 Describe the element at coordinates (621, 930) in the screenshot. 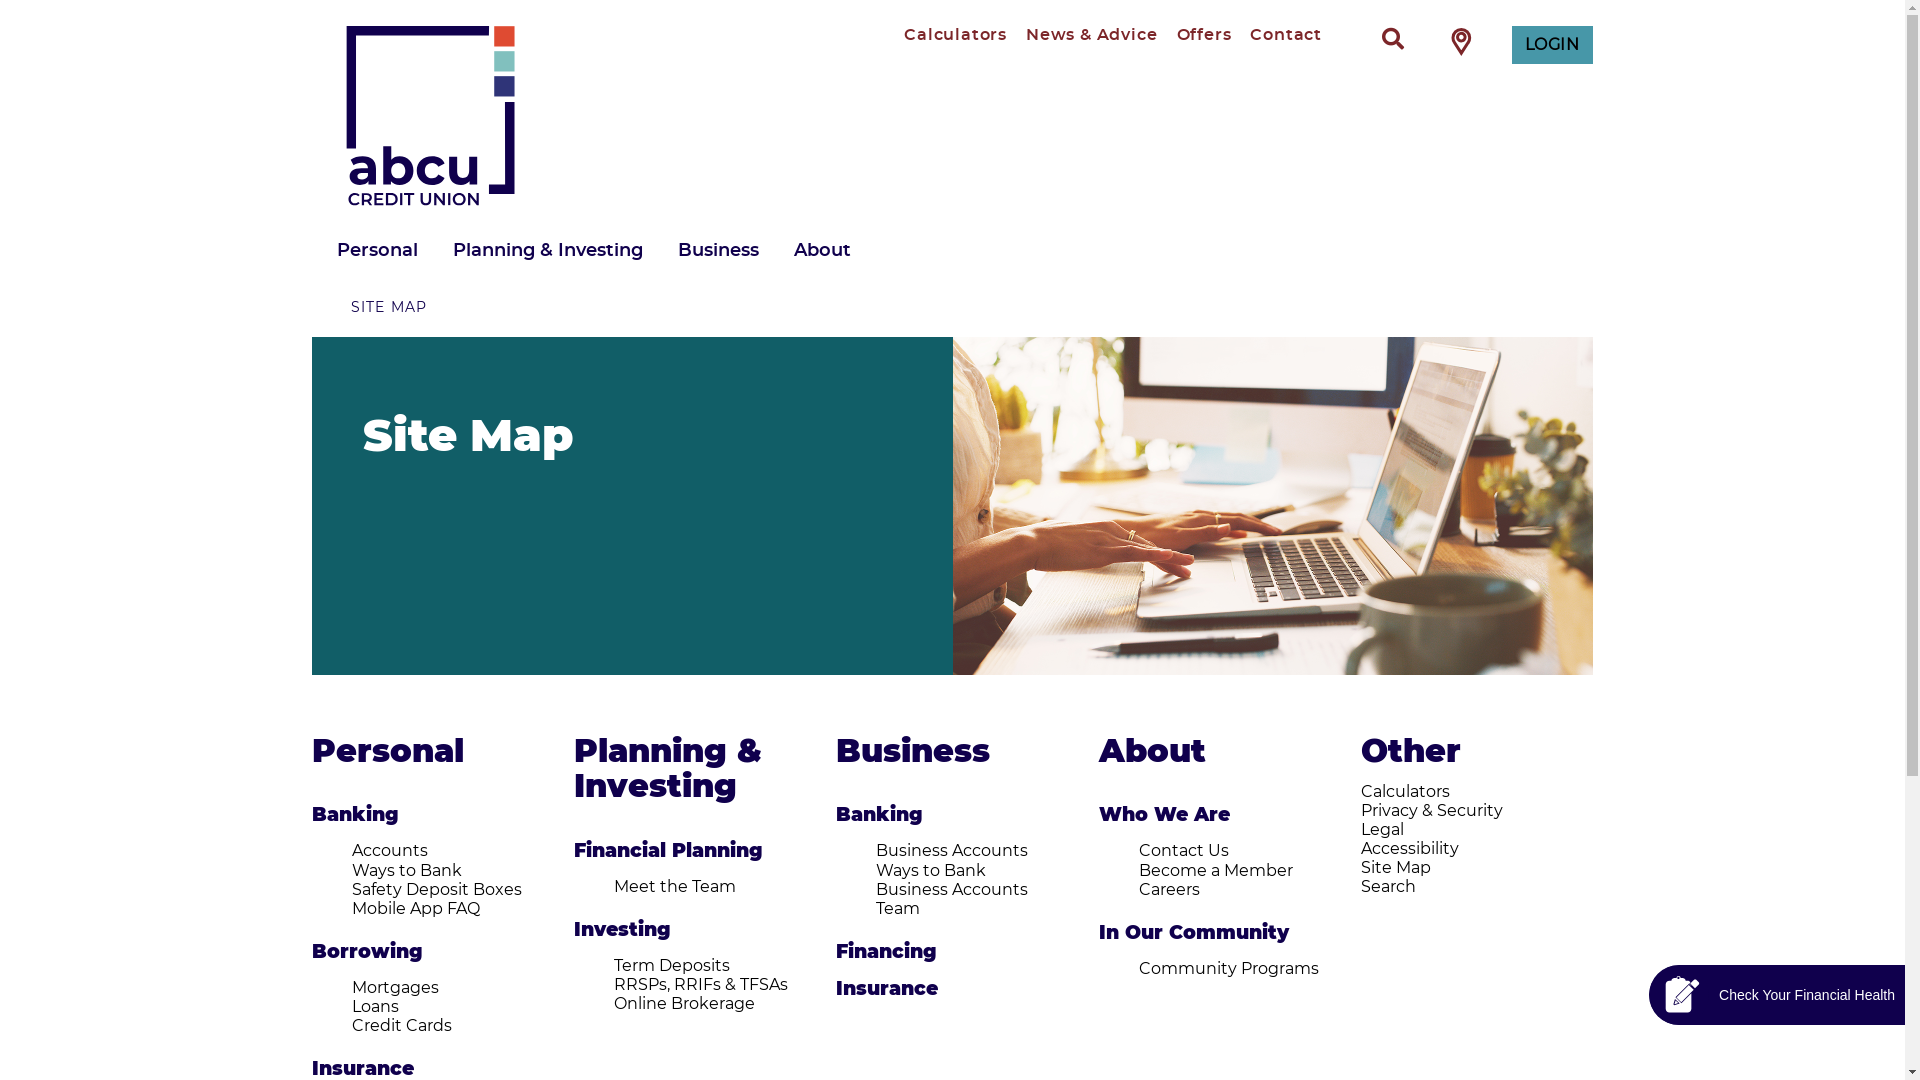

I see `'Investing'` at that location.